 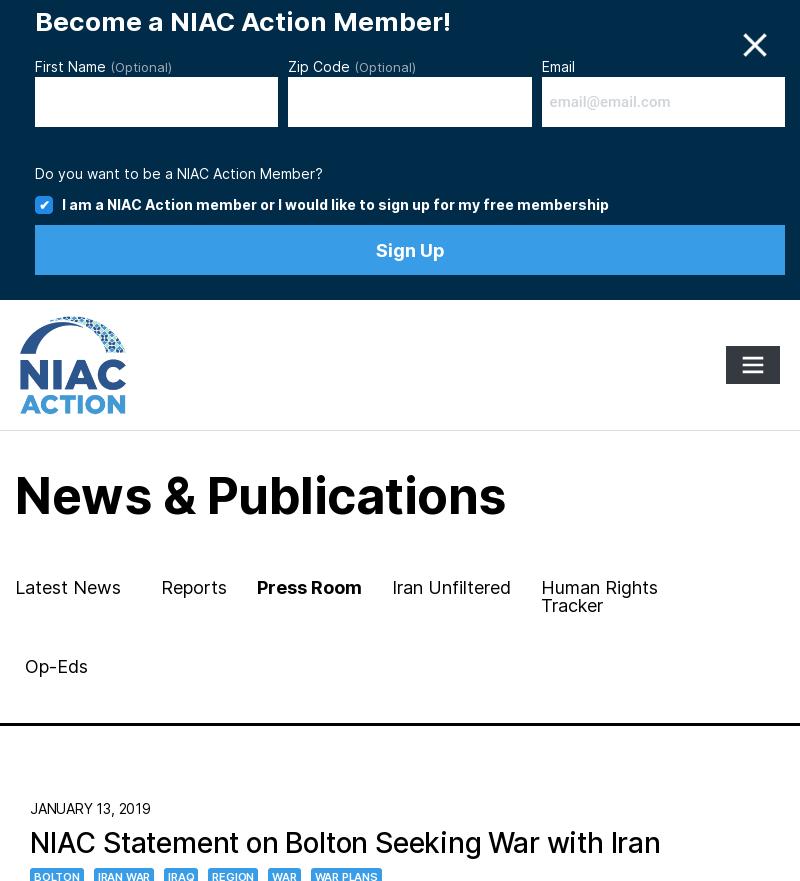 What do you see at coordinates (90, 808) in the screenshot?
I see `'January 13, 2019'` at bounding box center [90, 808].